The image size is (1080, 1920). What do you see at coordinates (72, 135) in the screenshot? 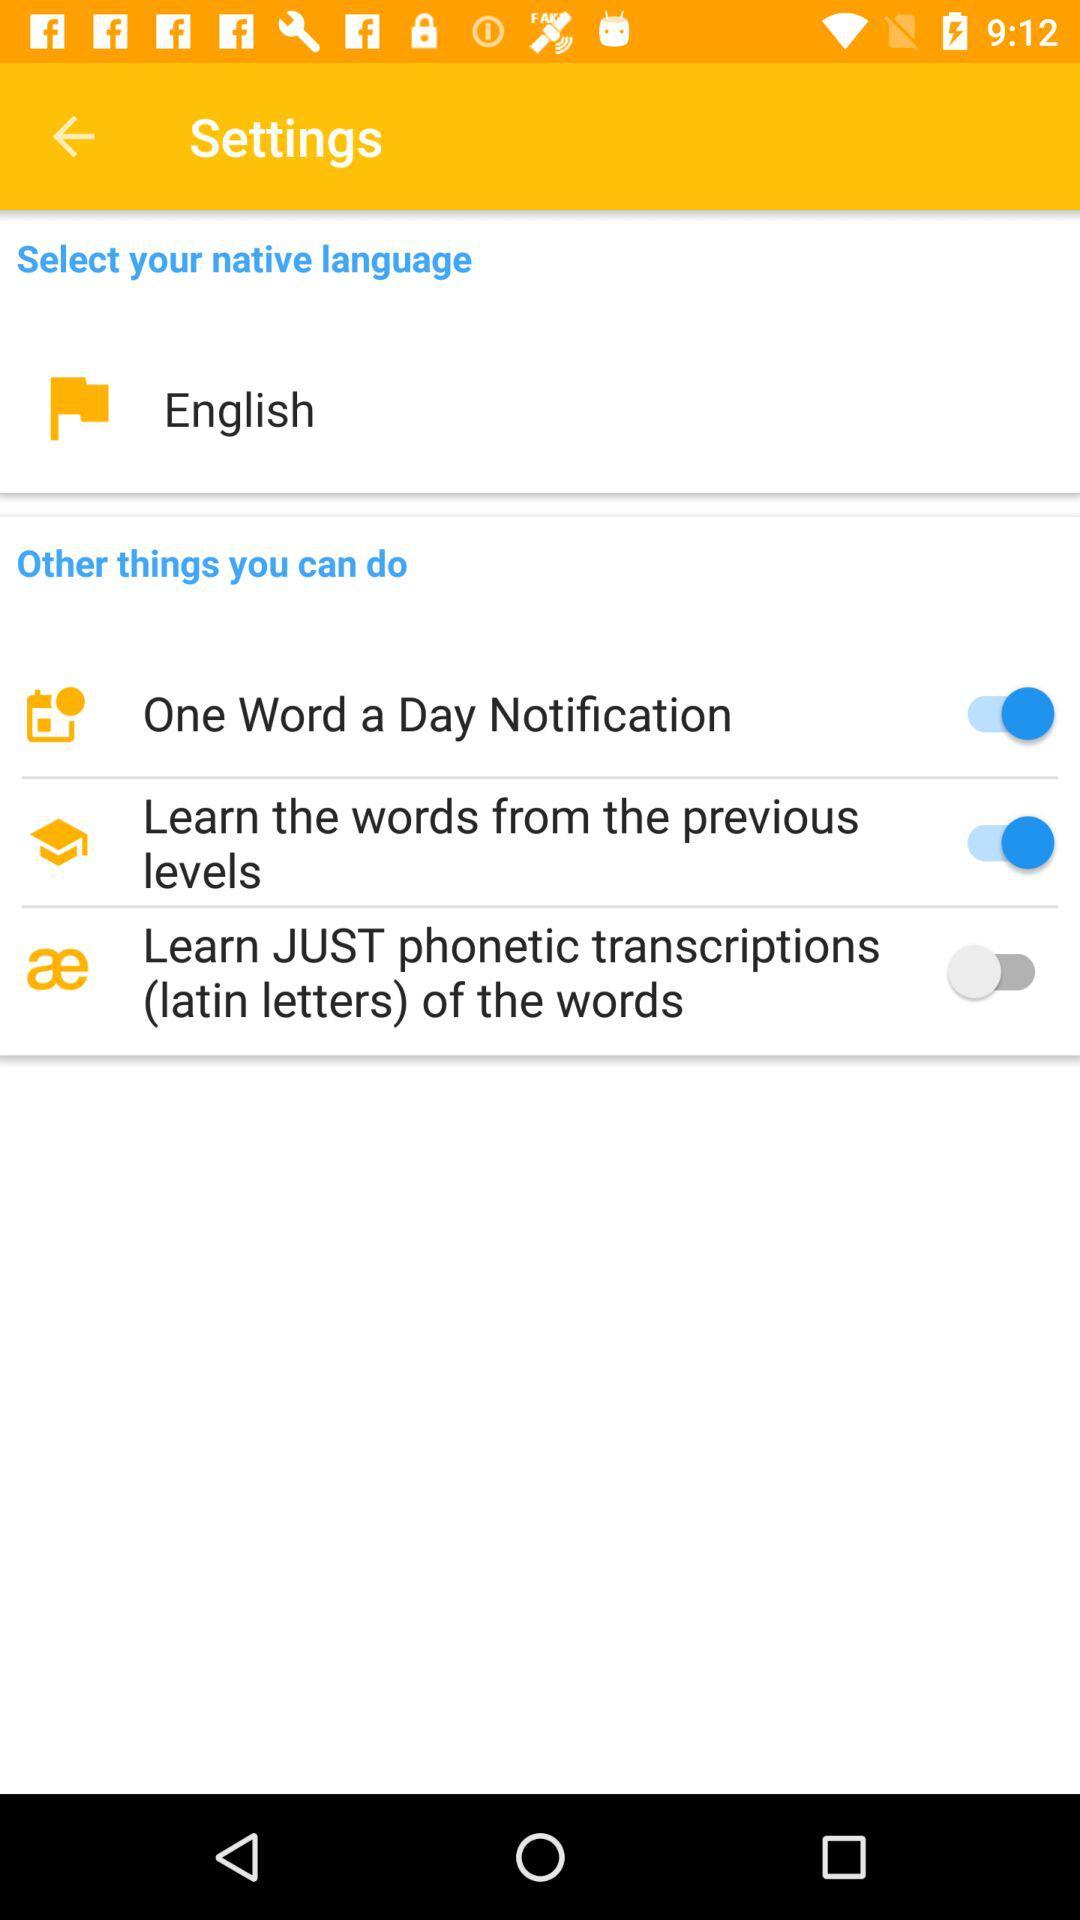
I see `item next to the settings item` at bounding box center [72, 135].